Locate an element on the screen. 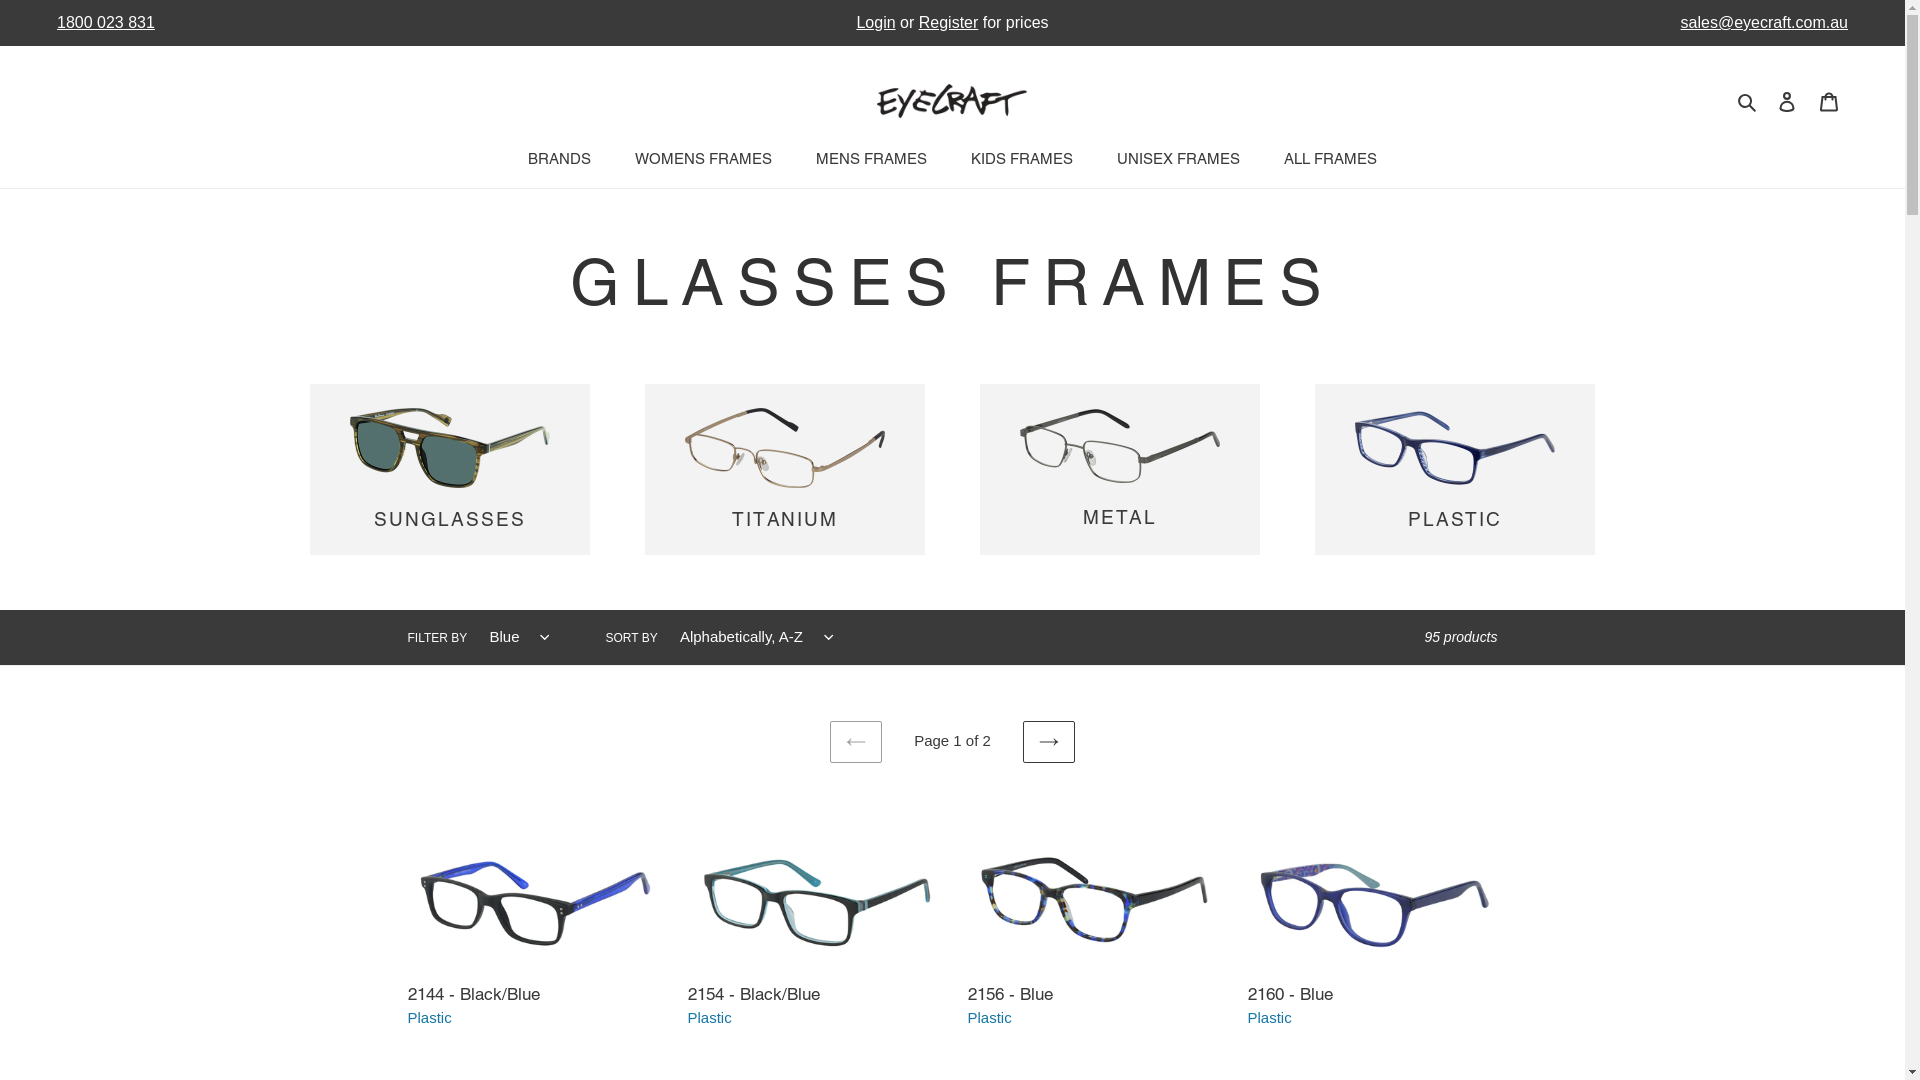  'Cart' is located at coordinates (1828, 101).